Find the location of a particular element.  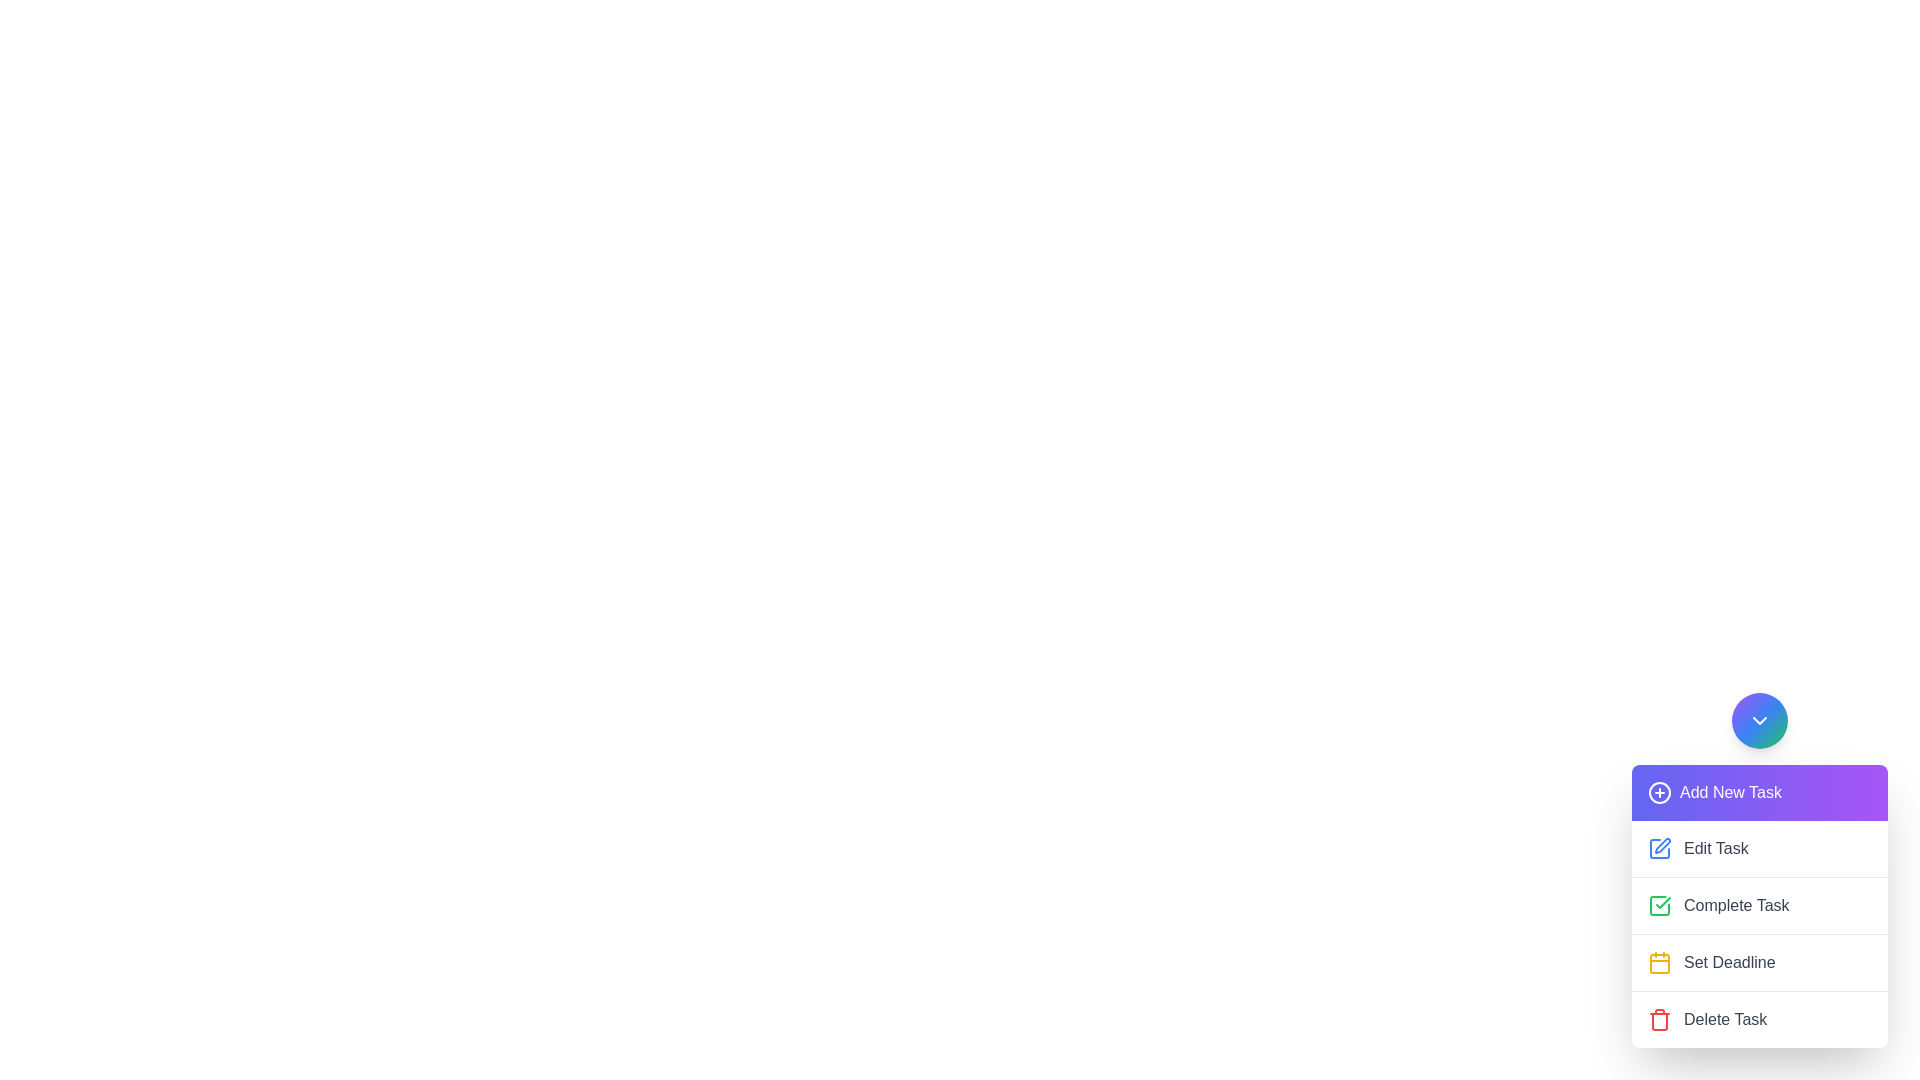

the interactive menu item for setting a deadline for a task is located at coordinates (1760, 960).